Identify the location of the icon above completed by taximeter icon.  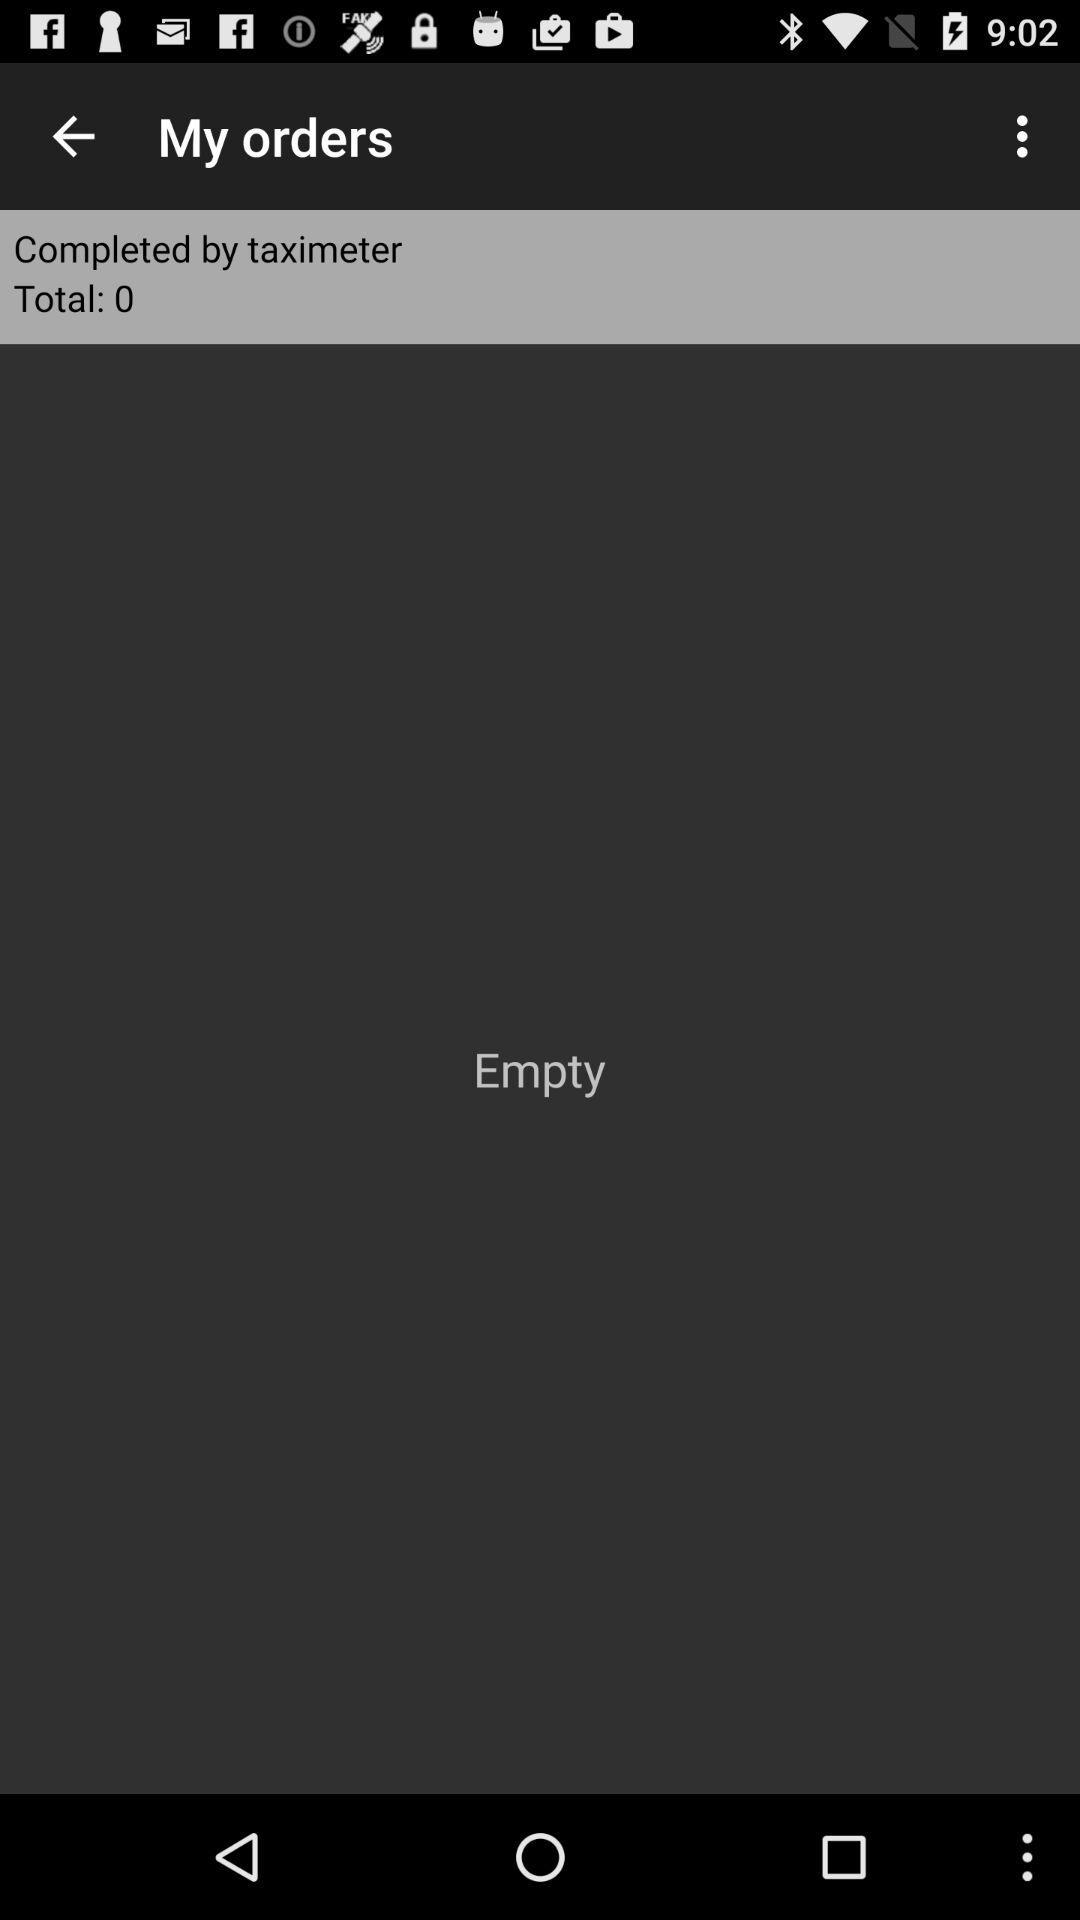
(72, 135).